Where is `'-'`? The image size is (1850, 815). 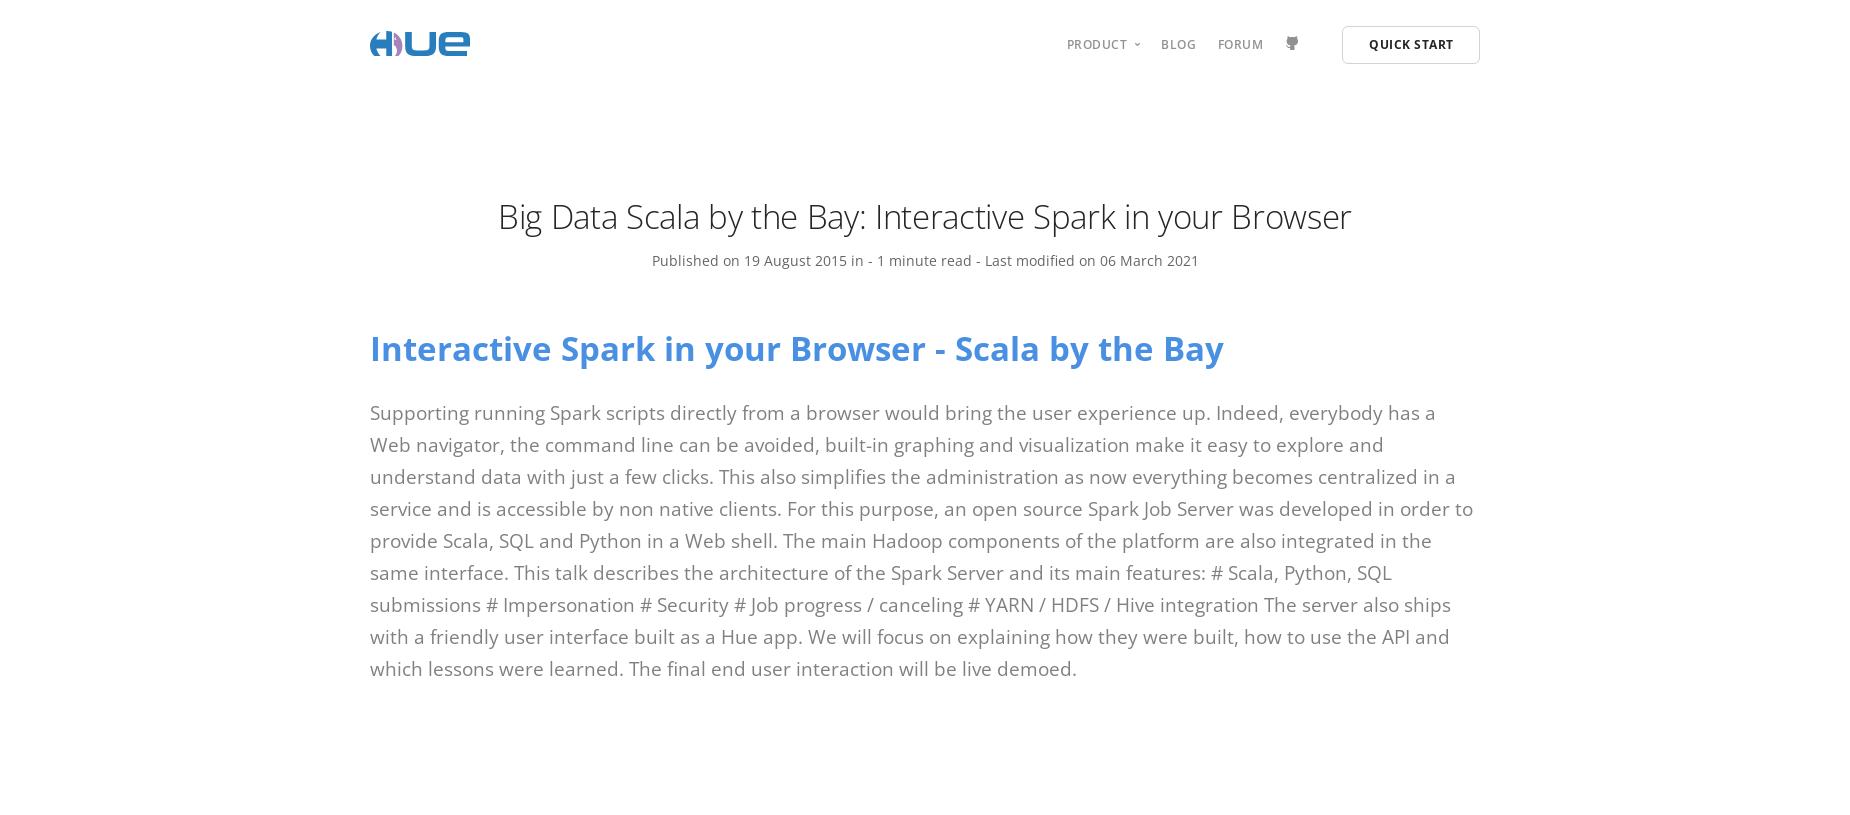
'-' is located at coordinates (871, 260).